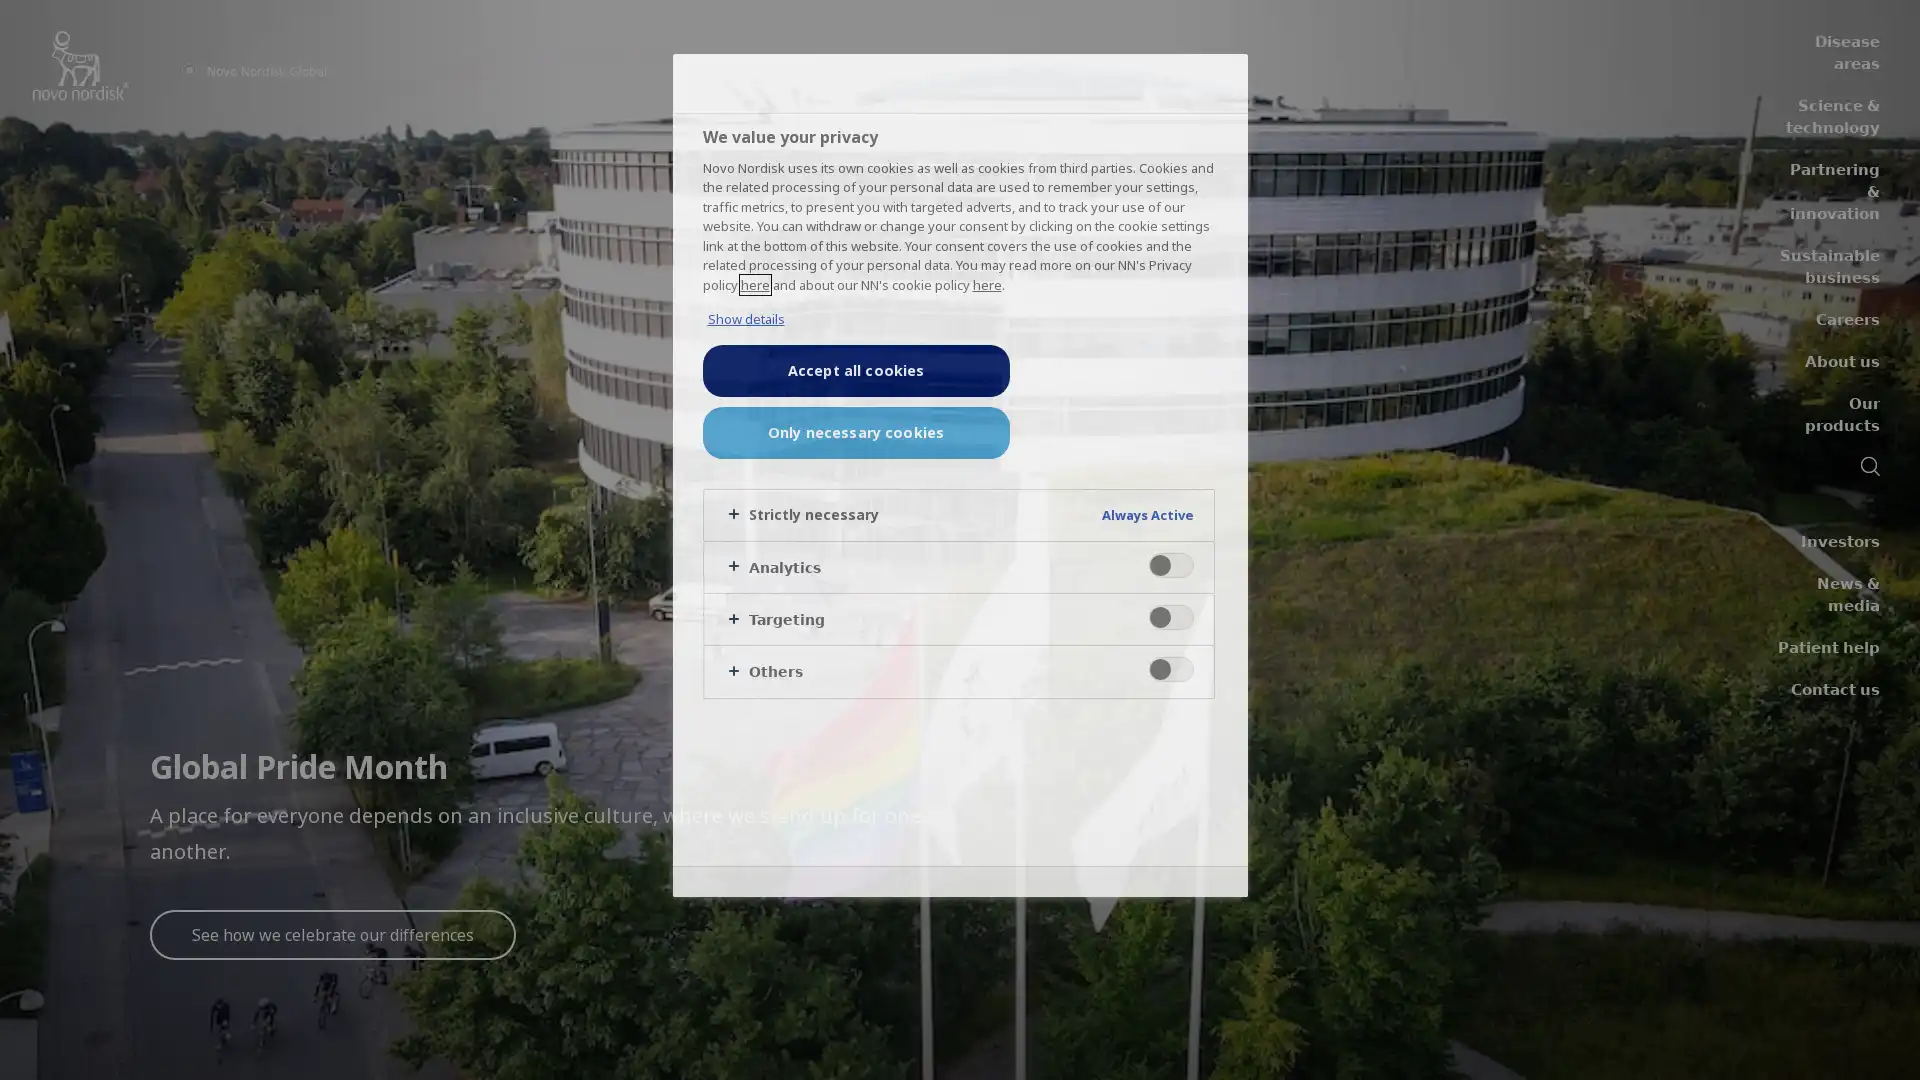  What do you see at coordinates (957, 513) in the screenshot?
I see `Strictly necessary` at bounding box center [957, 513].